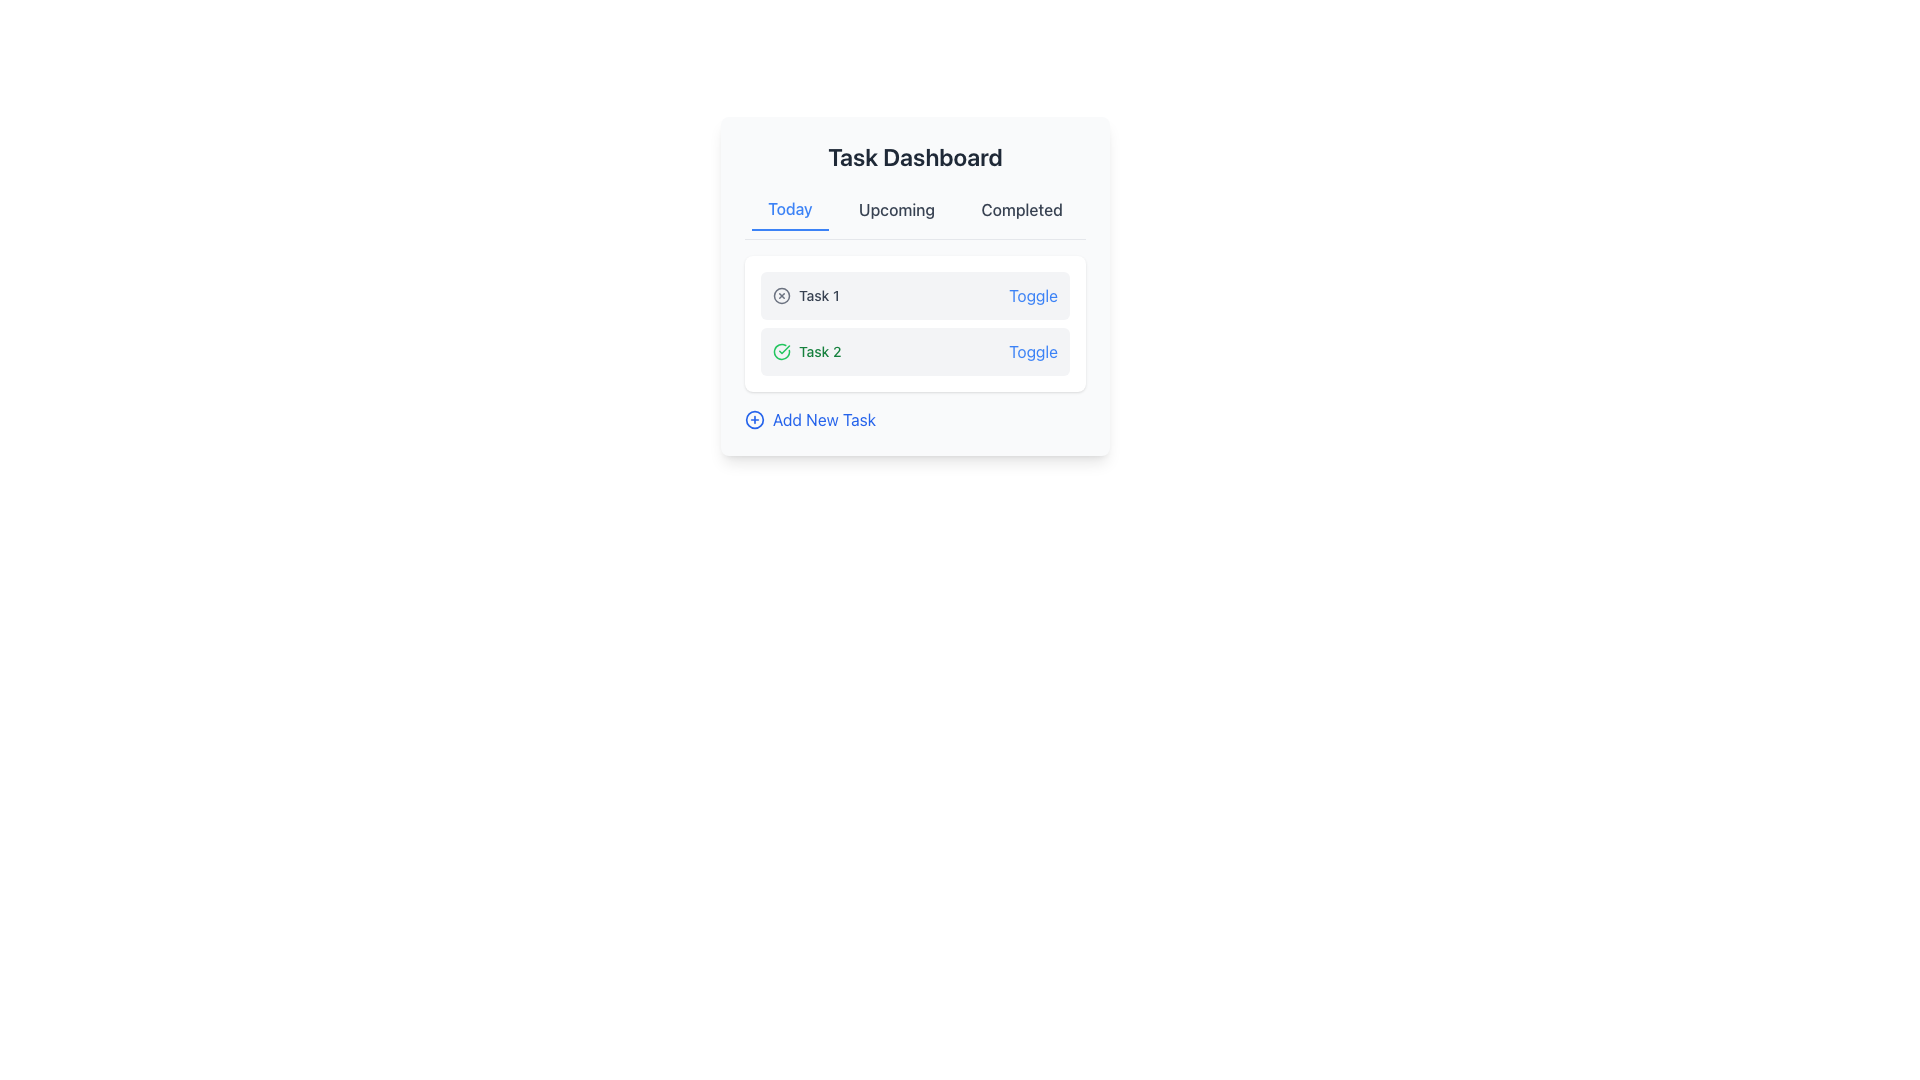  Describe the element at coordinates (789, 209) in the screenshot. I see `the 'Today' interactive tab, which is the first item in a horizontal list of navigation tabs` at that location.